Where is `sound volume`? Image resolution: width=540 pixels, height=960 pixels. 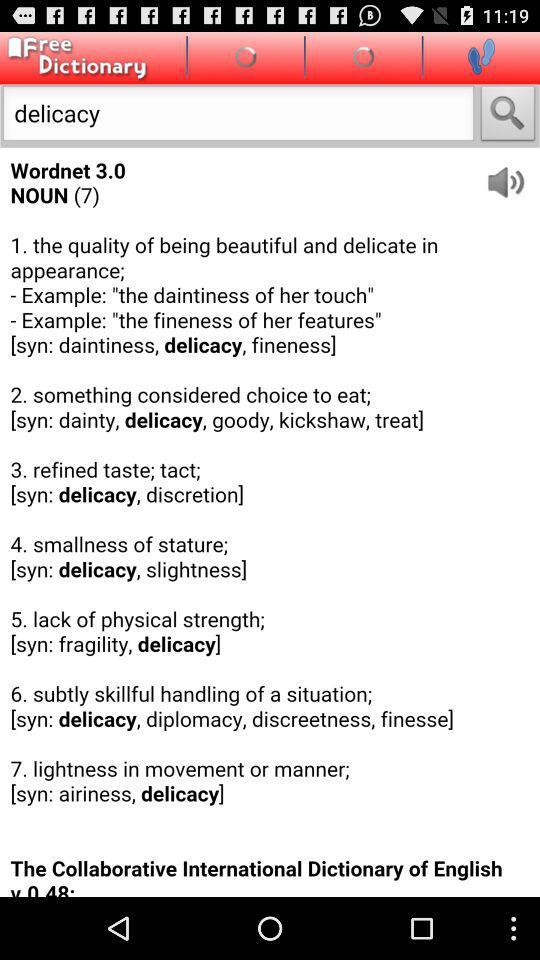
sound volume is located at coordinates (512, 174).